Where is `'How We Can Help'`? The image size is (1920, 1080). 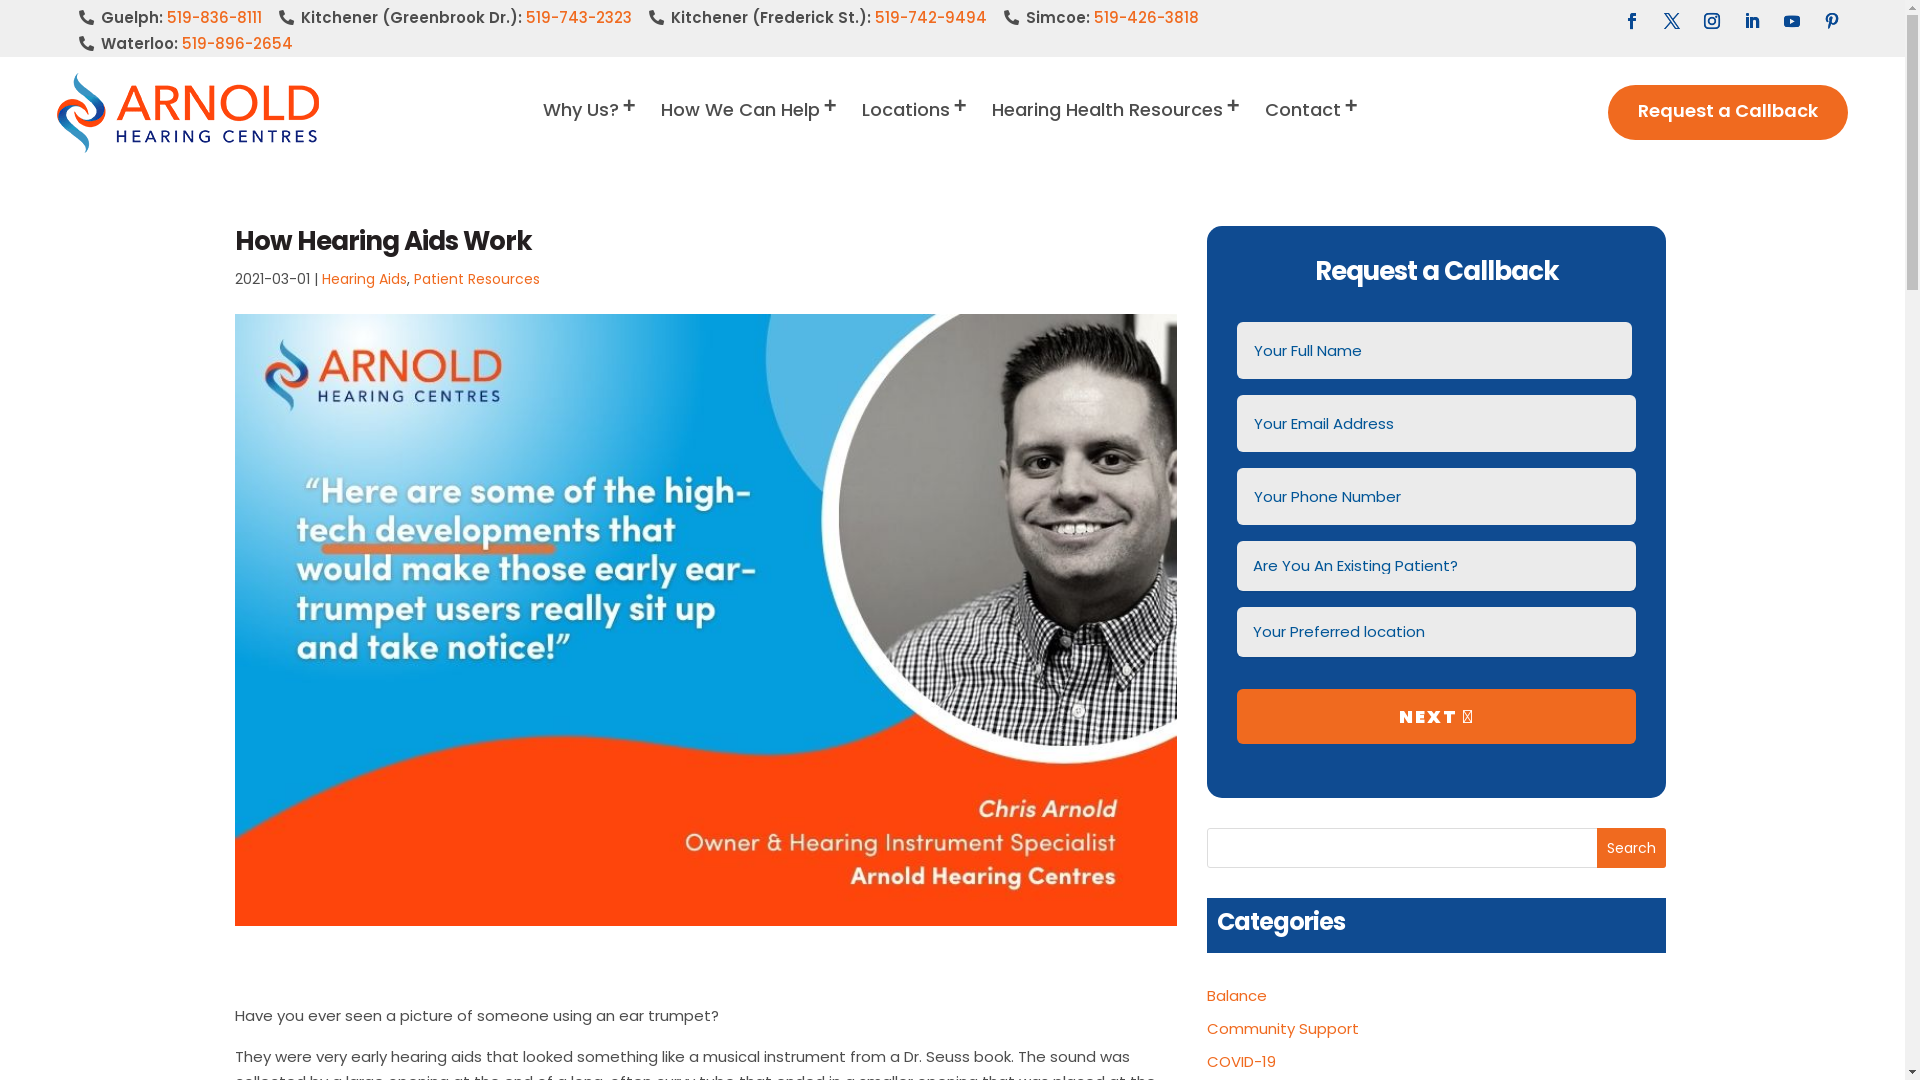
'How We Can Help' is located at coordinates (749, 127).